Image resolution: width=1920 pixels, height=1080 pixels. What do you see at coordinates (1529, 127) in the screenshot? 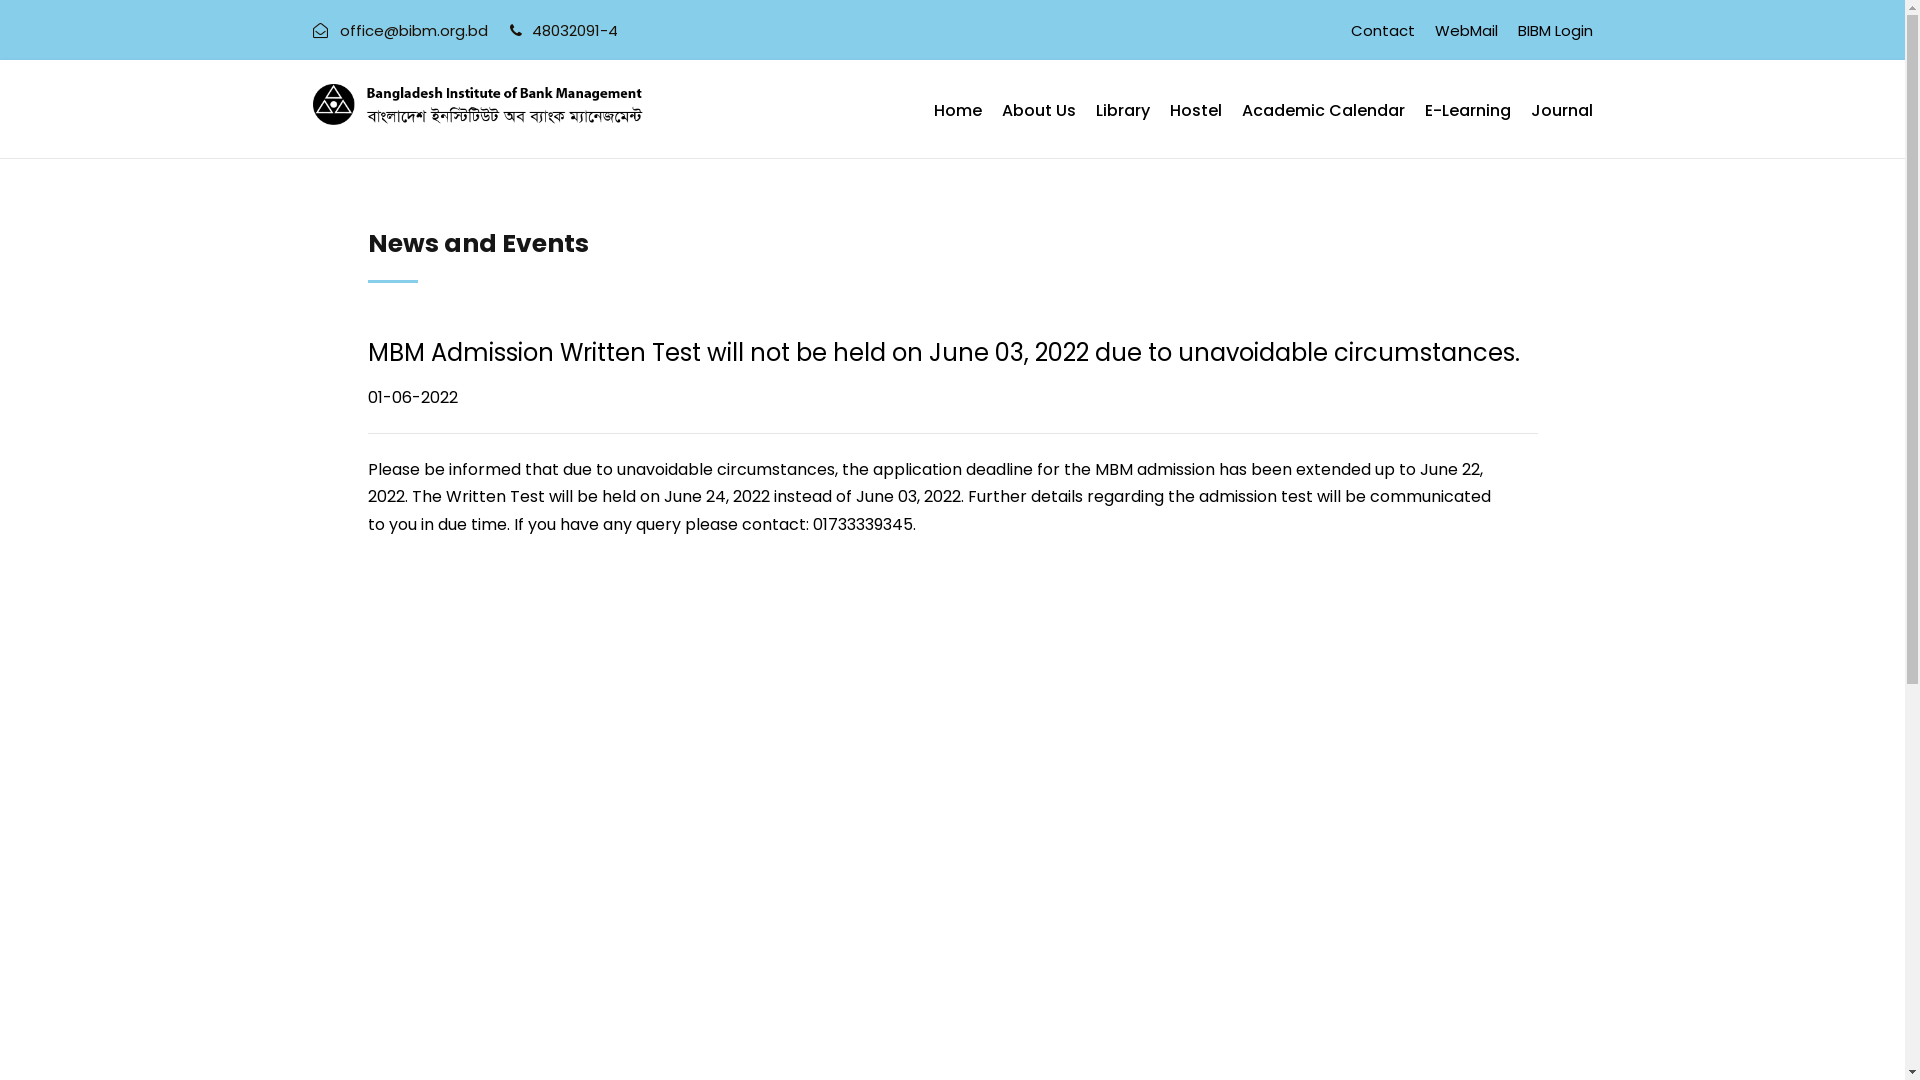
I see `'Journal'` at bounding box center [1529, 127].